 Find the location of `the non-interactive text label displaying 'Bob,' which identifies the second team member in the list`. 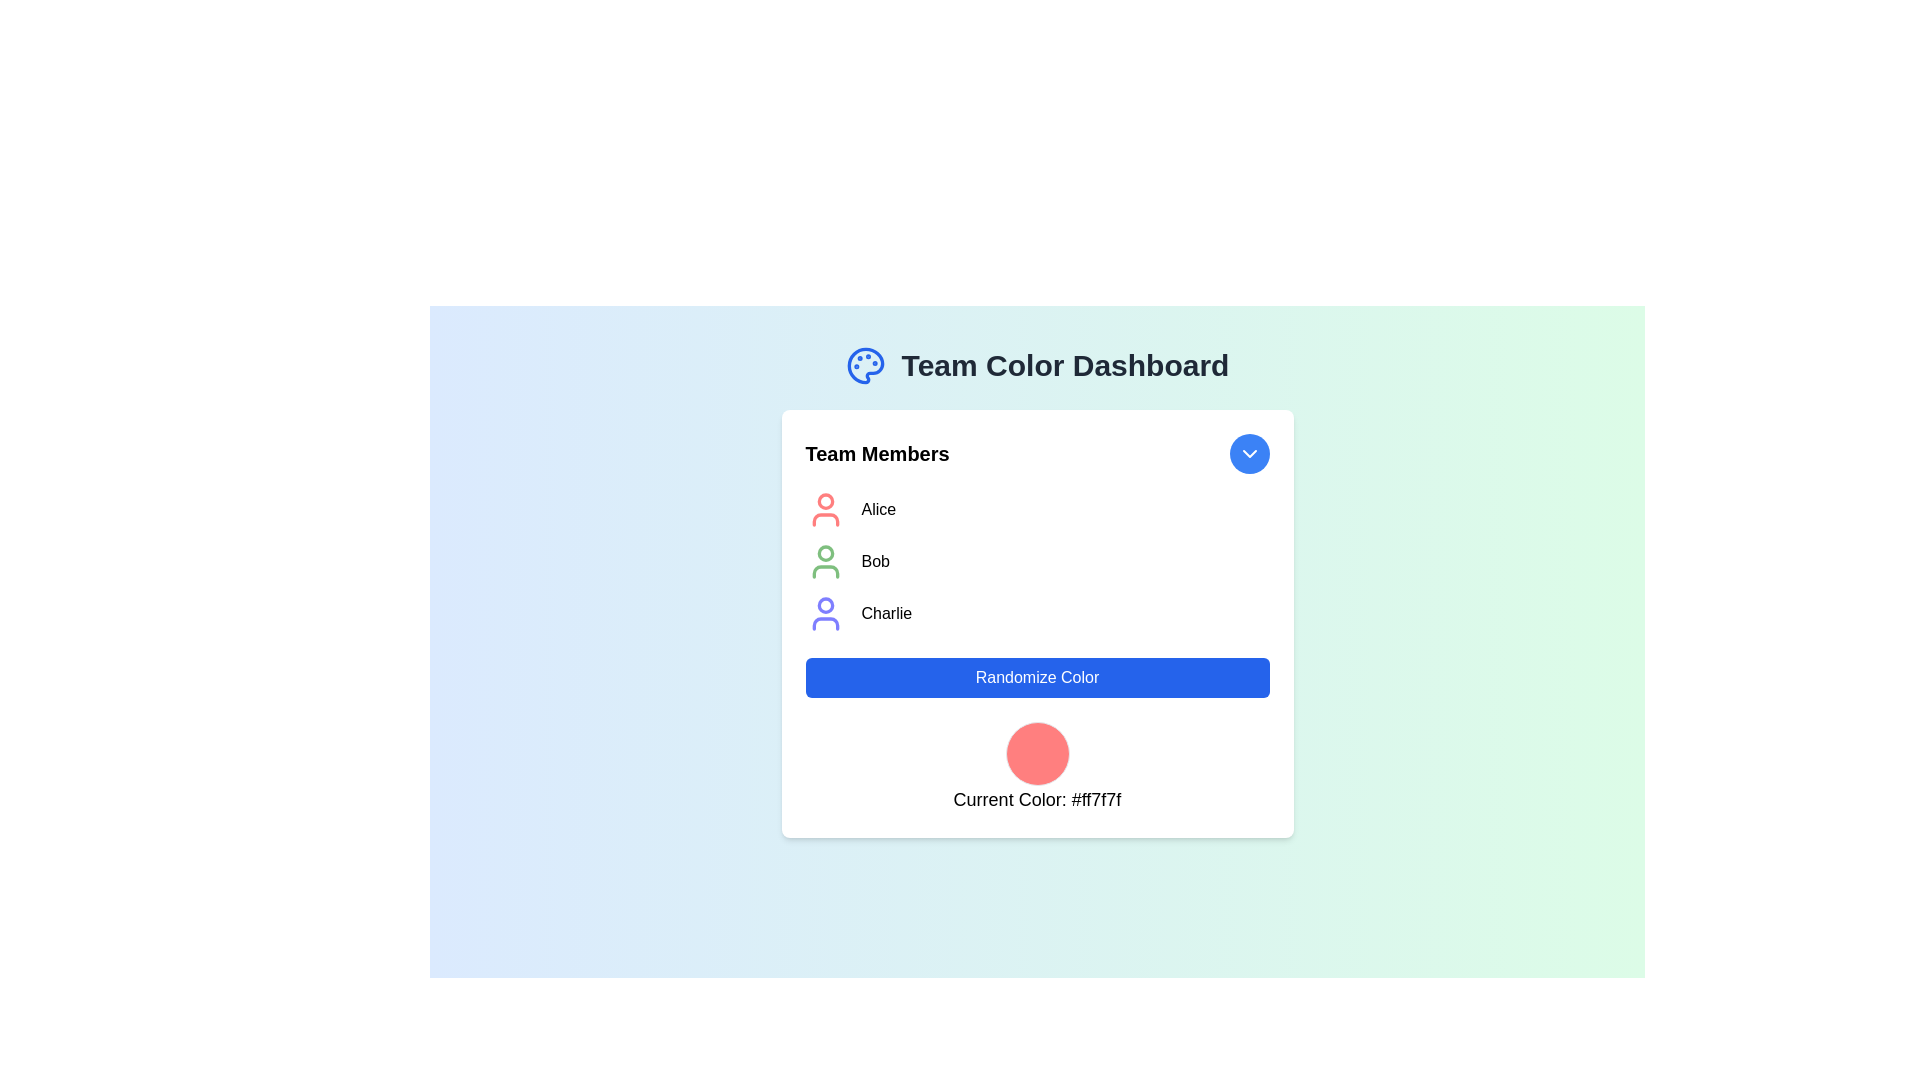

the non-interactive text label displaying 'Bob,' which identifies the second team member in the list is located at coordinates (875, 562).